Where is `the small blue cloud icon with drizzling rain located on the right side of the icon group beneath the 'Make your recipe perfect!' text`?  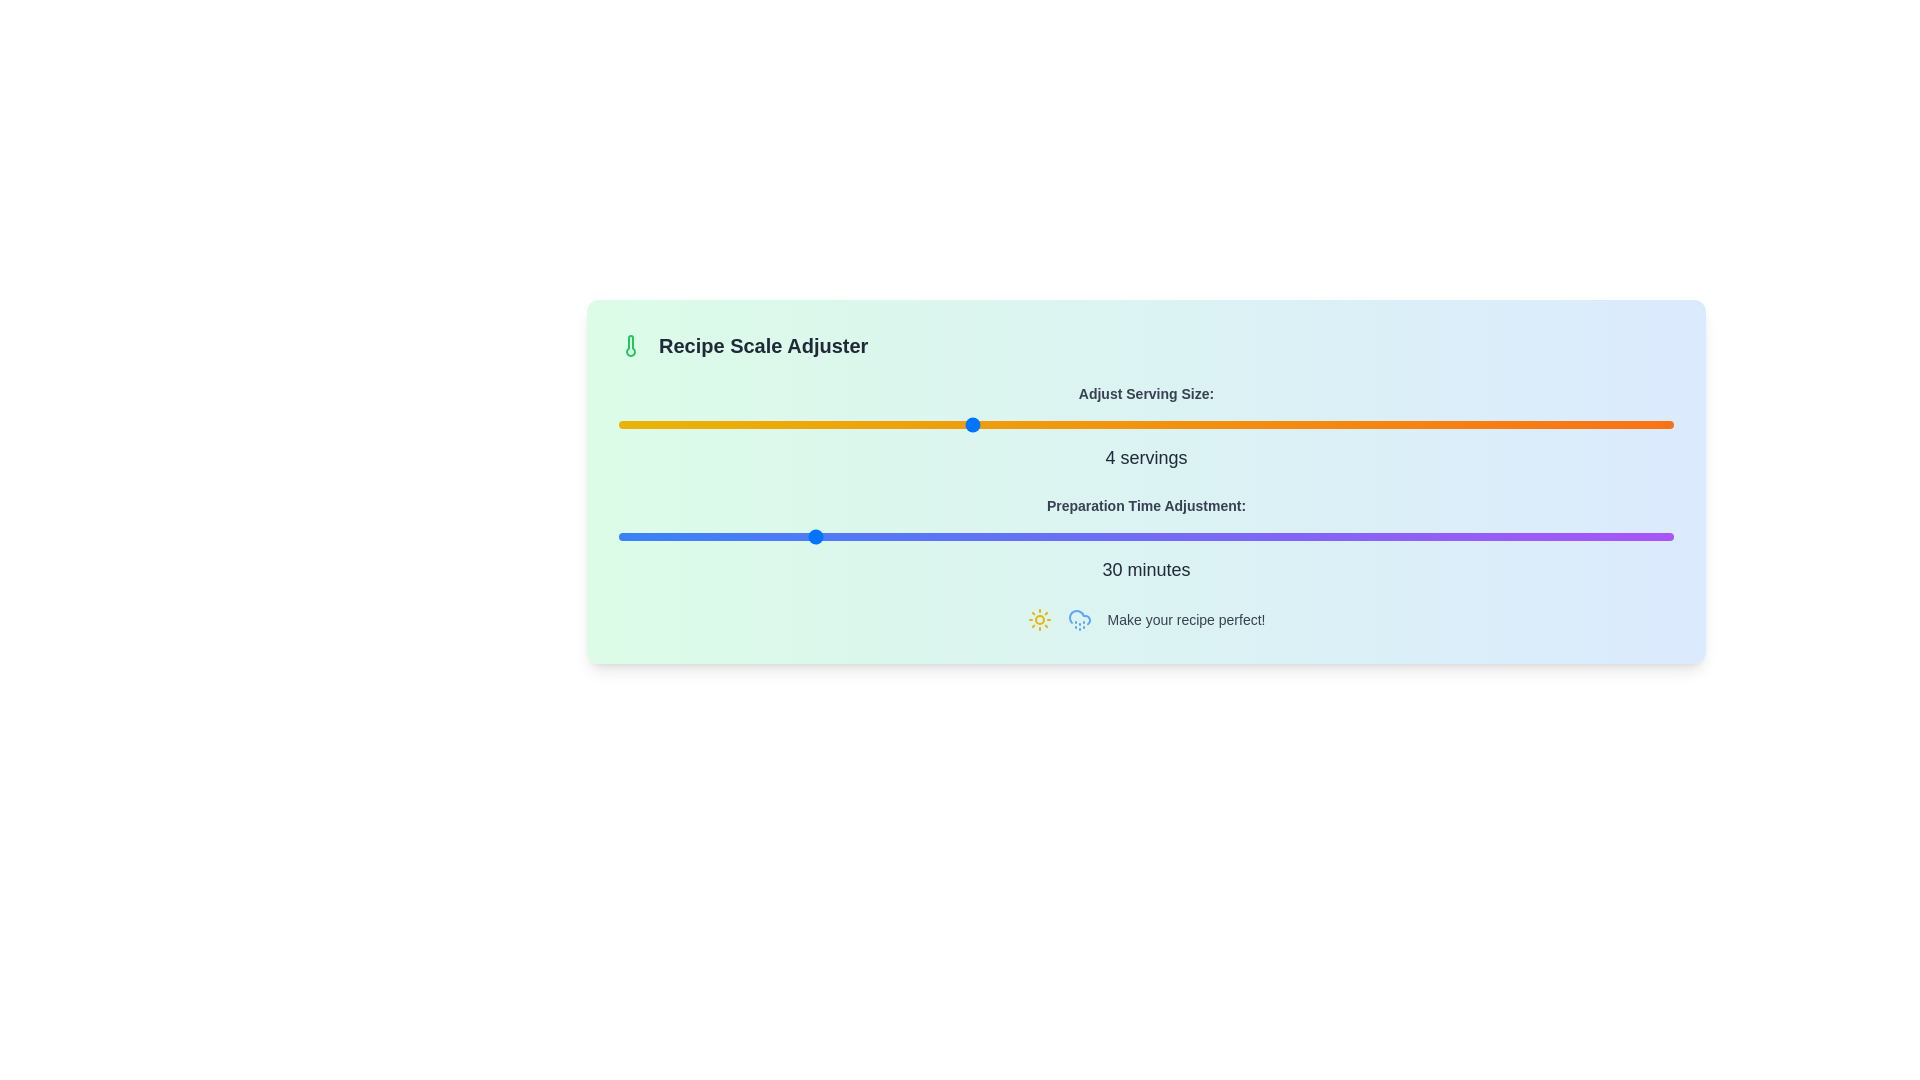
the small blue cloud icon with drizzling rain located on the right side of the icon group beneath the 'Make your recipe perfect!' text is located at coordinates (1078, 619).